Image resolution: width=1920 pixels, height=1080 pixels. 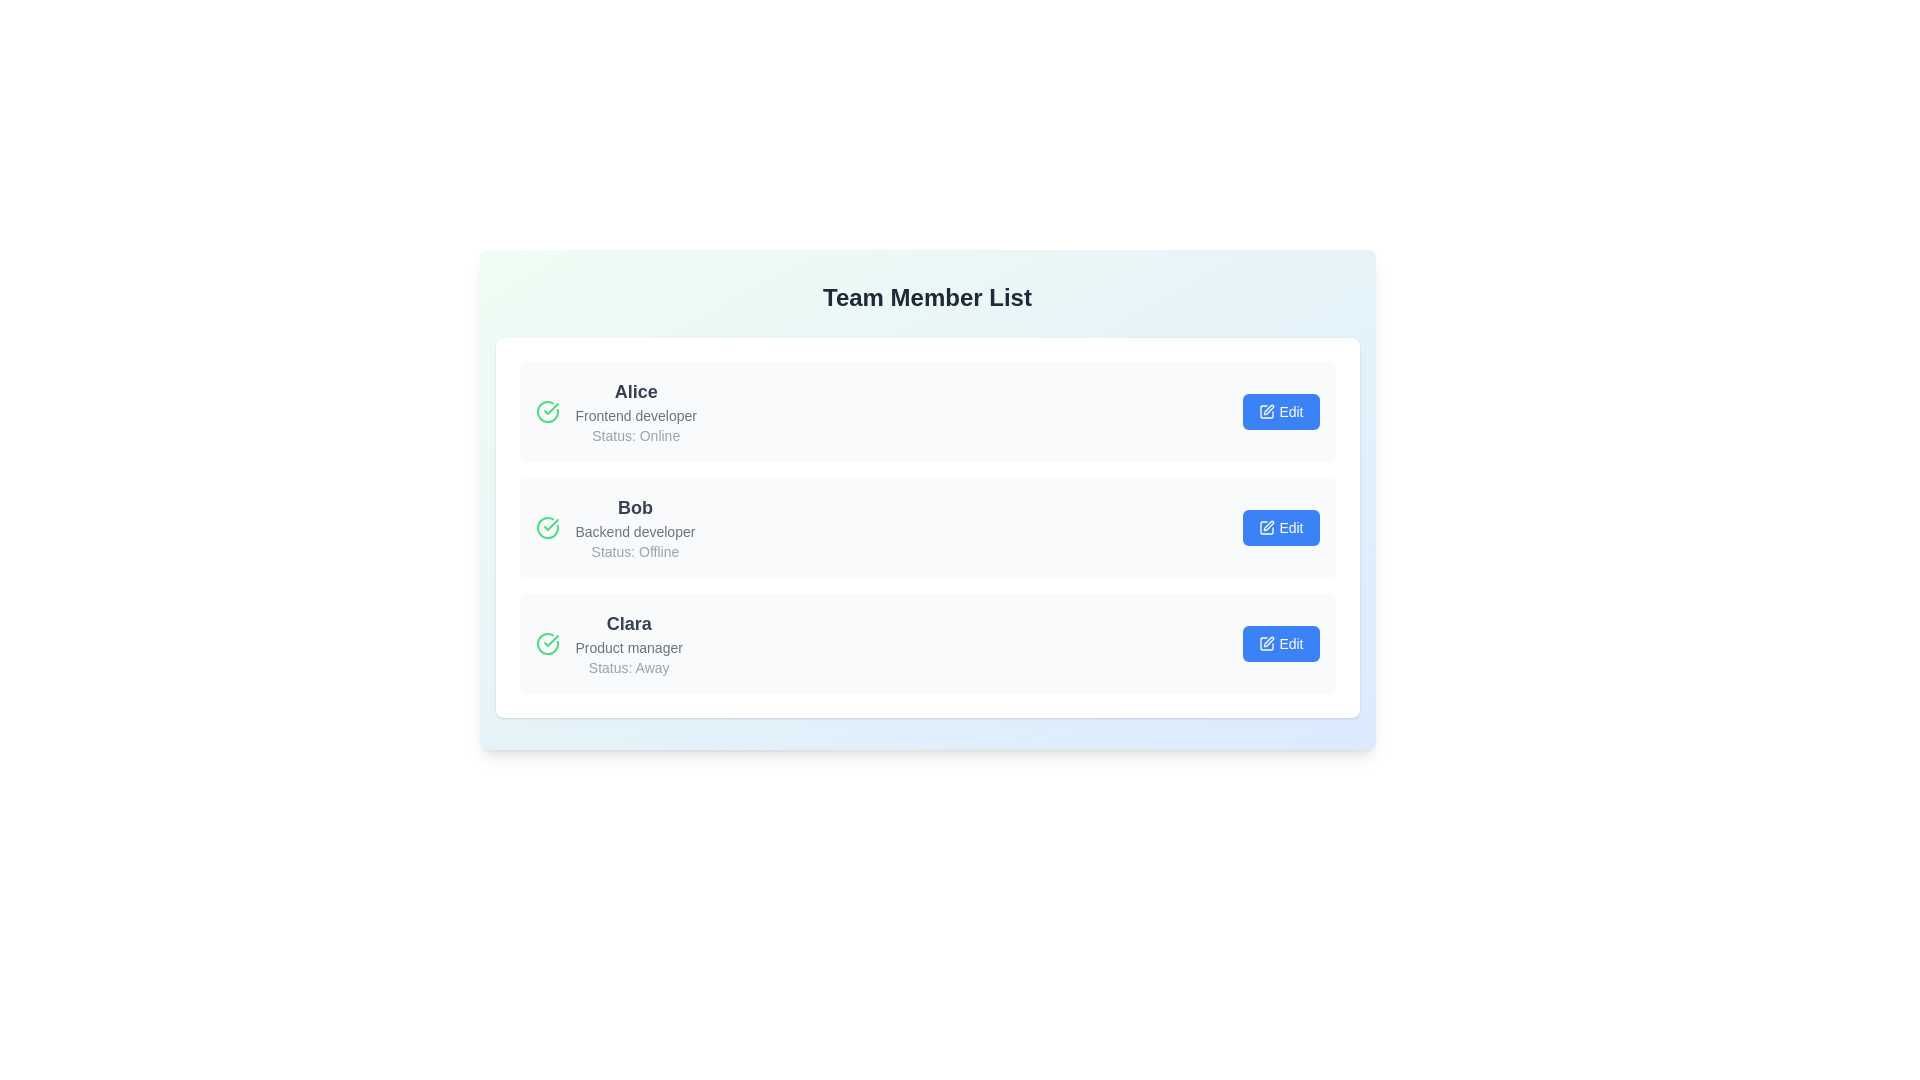 What do you see at coordinates (1281, 411) in the screenshot?
I see `'Edit' button for the user Alice` at bounding box center [1281, 411].